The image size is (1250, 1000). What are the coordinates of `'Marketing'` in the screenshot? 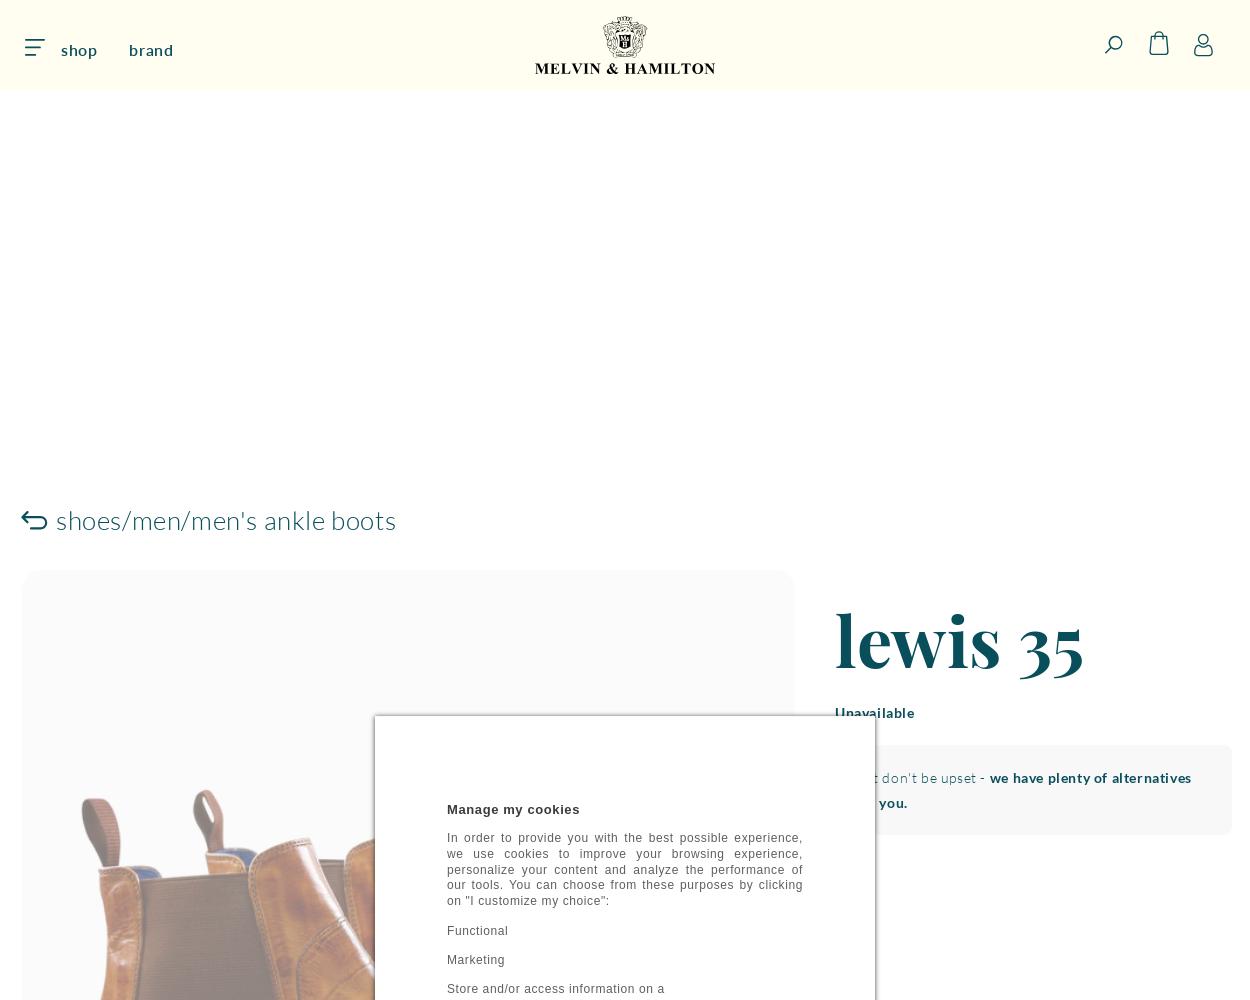 It's located at (475, 959).